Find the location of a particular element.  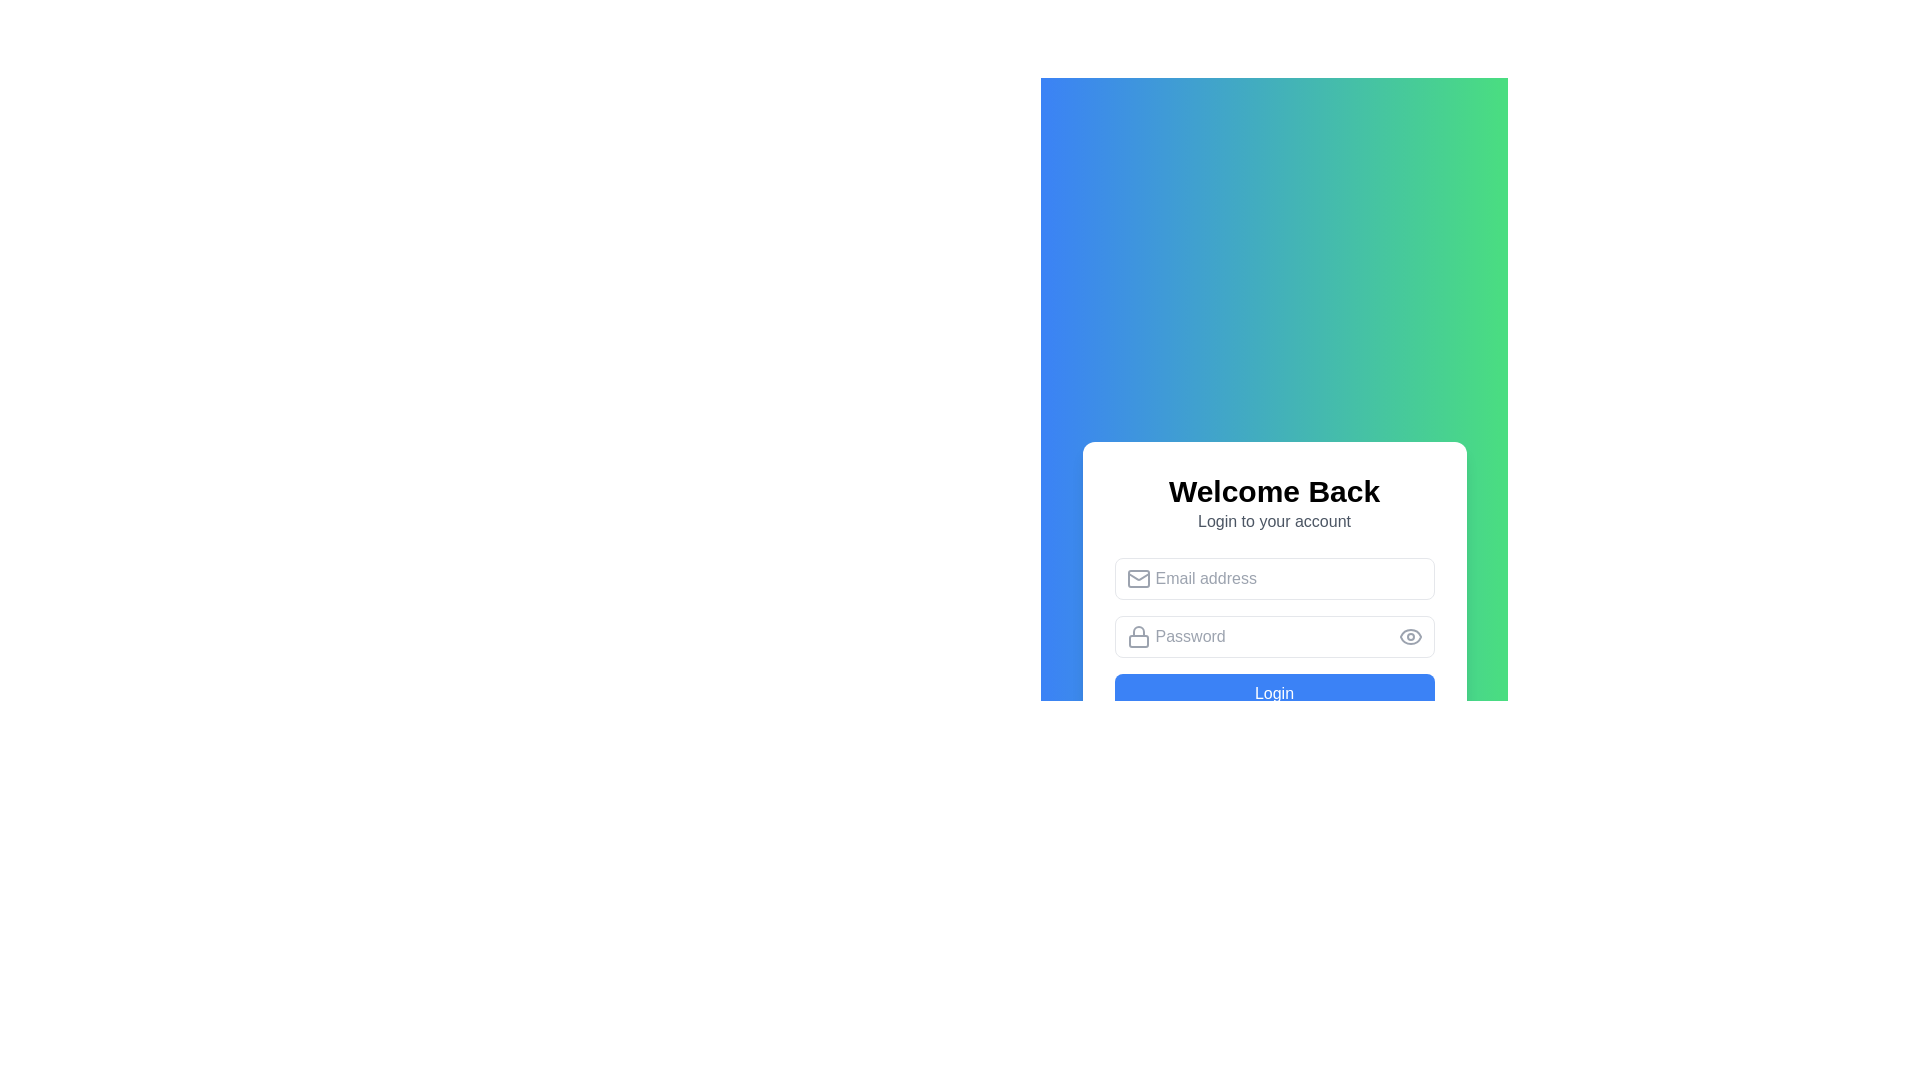

the upper shackle portion of the lock icon indicating that the associated 'Password' input field expects confidential information is located at coordinates (1138, 631).